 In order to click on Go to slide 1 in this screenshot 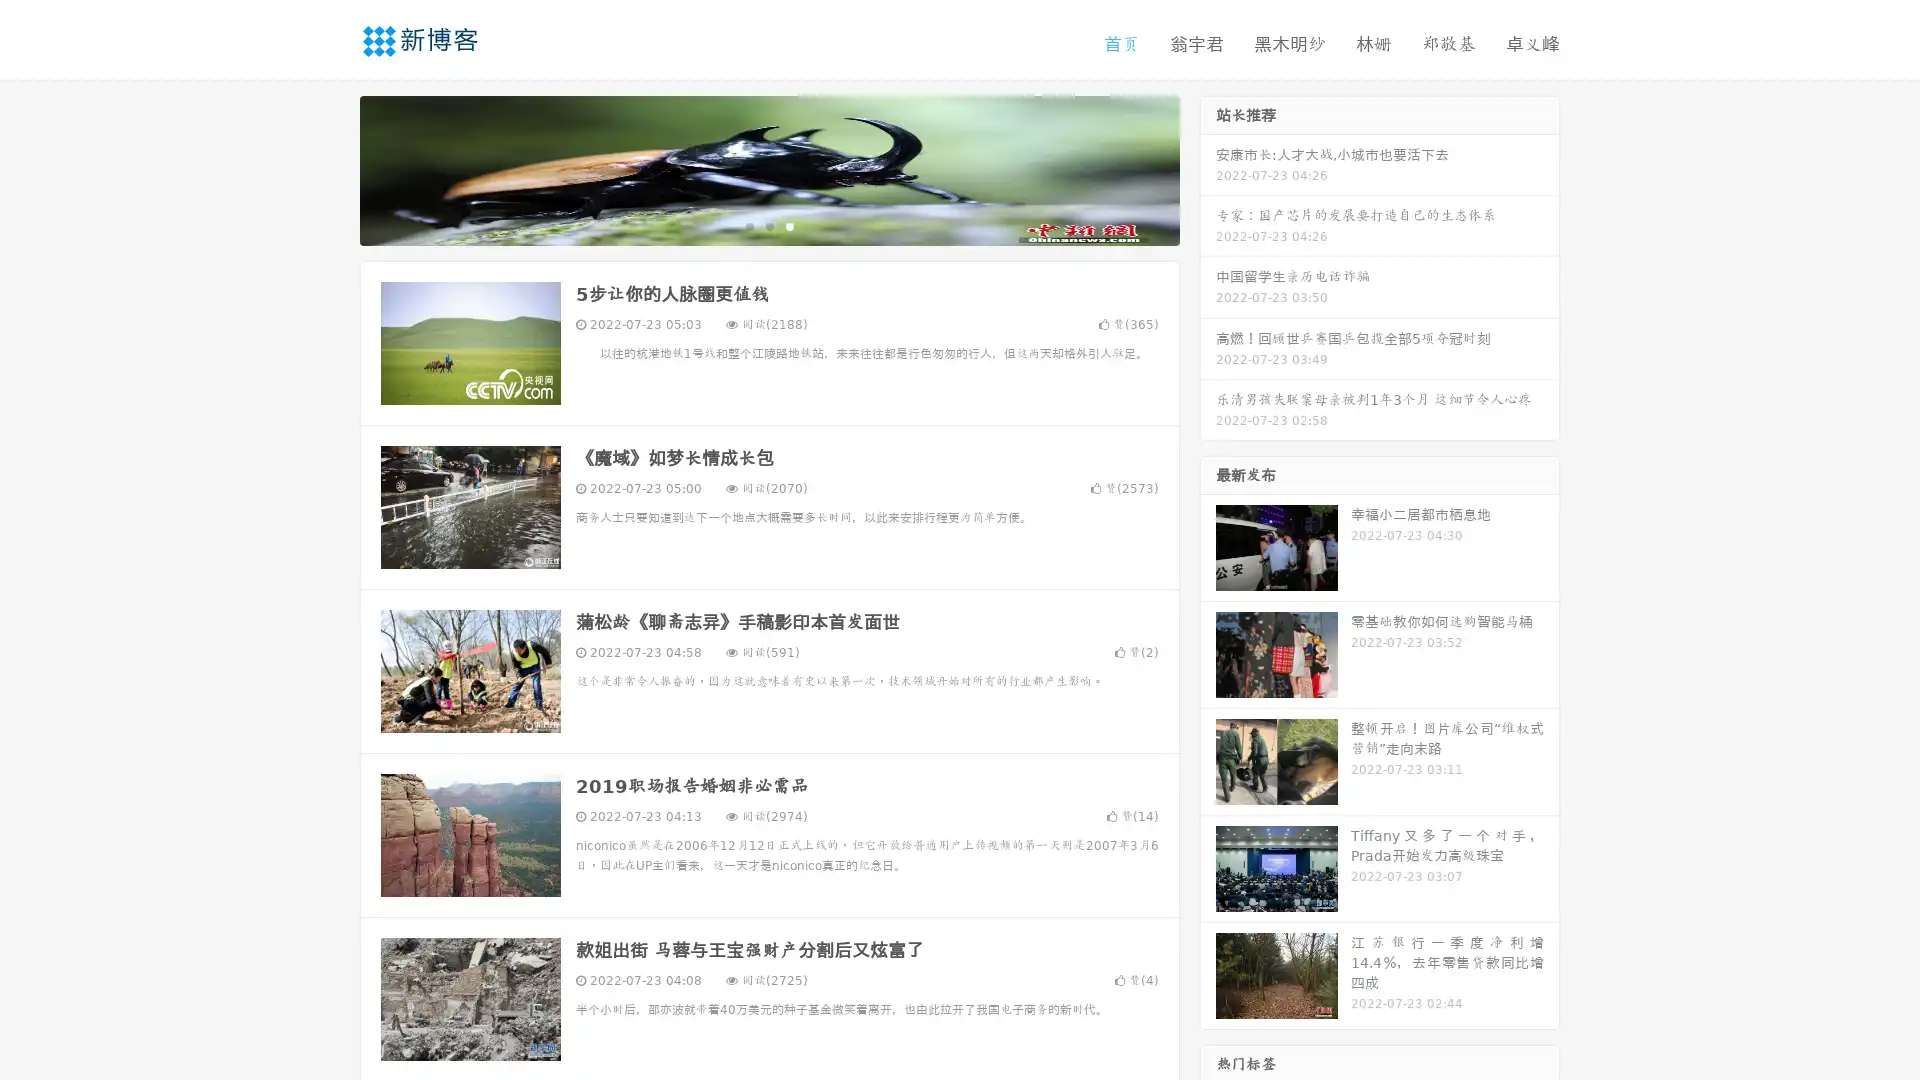, I will do `click(748, 225)`.